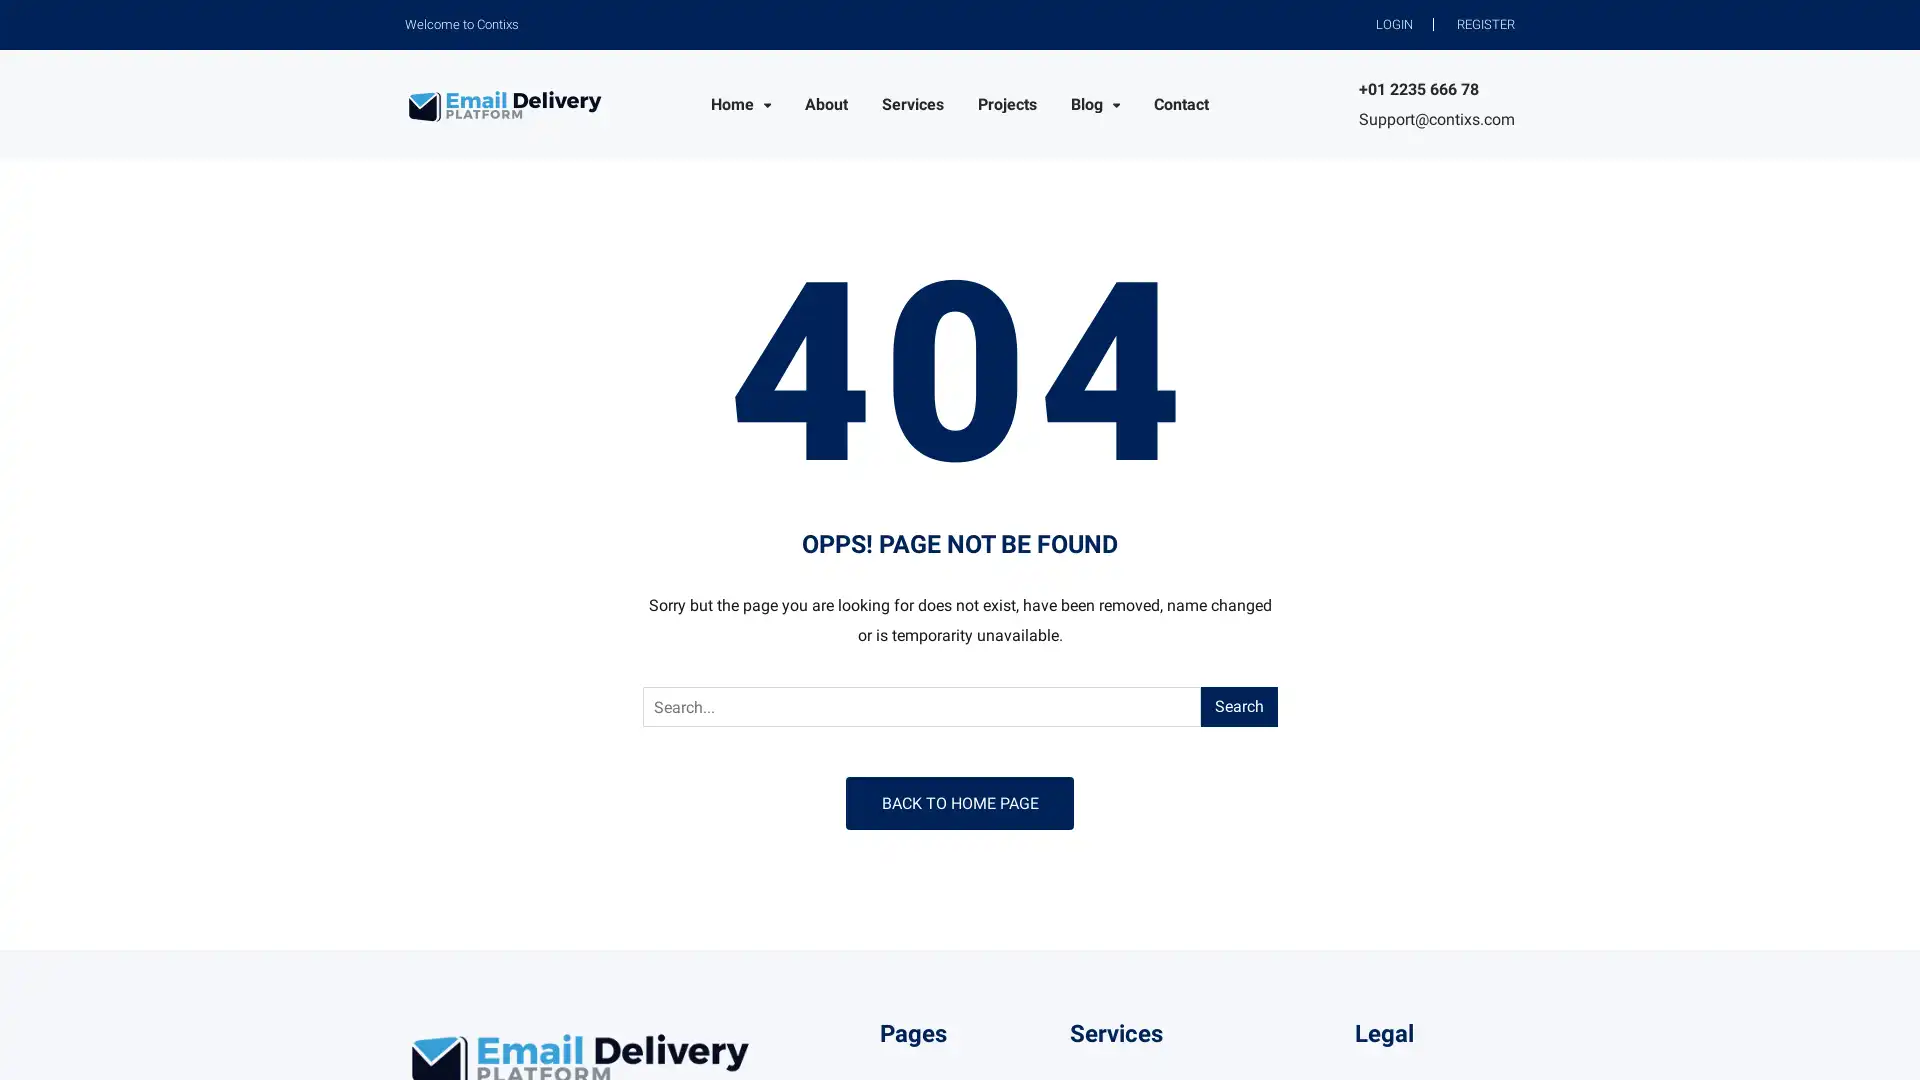 The image size is (1920, 1080). Describe the element at coordinates (1237, 705) in the screenshot. I see `Search` at that location.